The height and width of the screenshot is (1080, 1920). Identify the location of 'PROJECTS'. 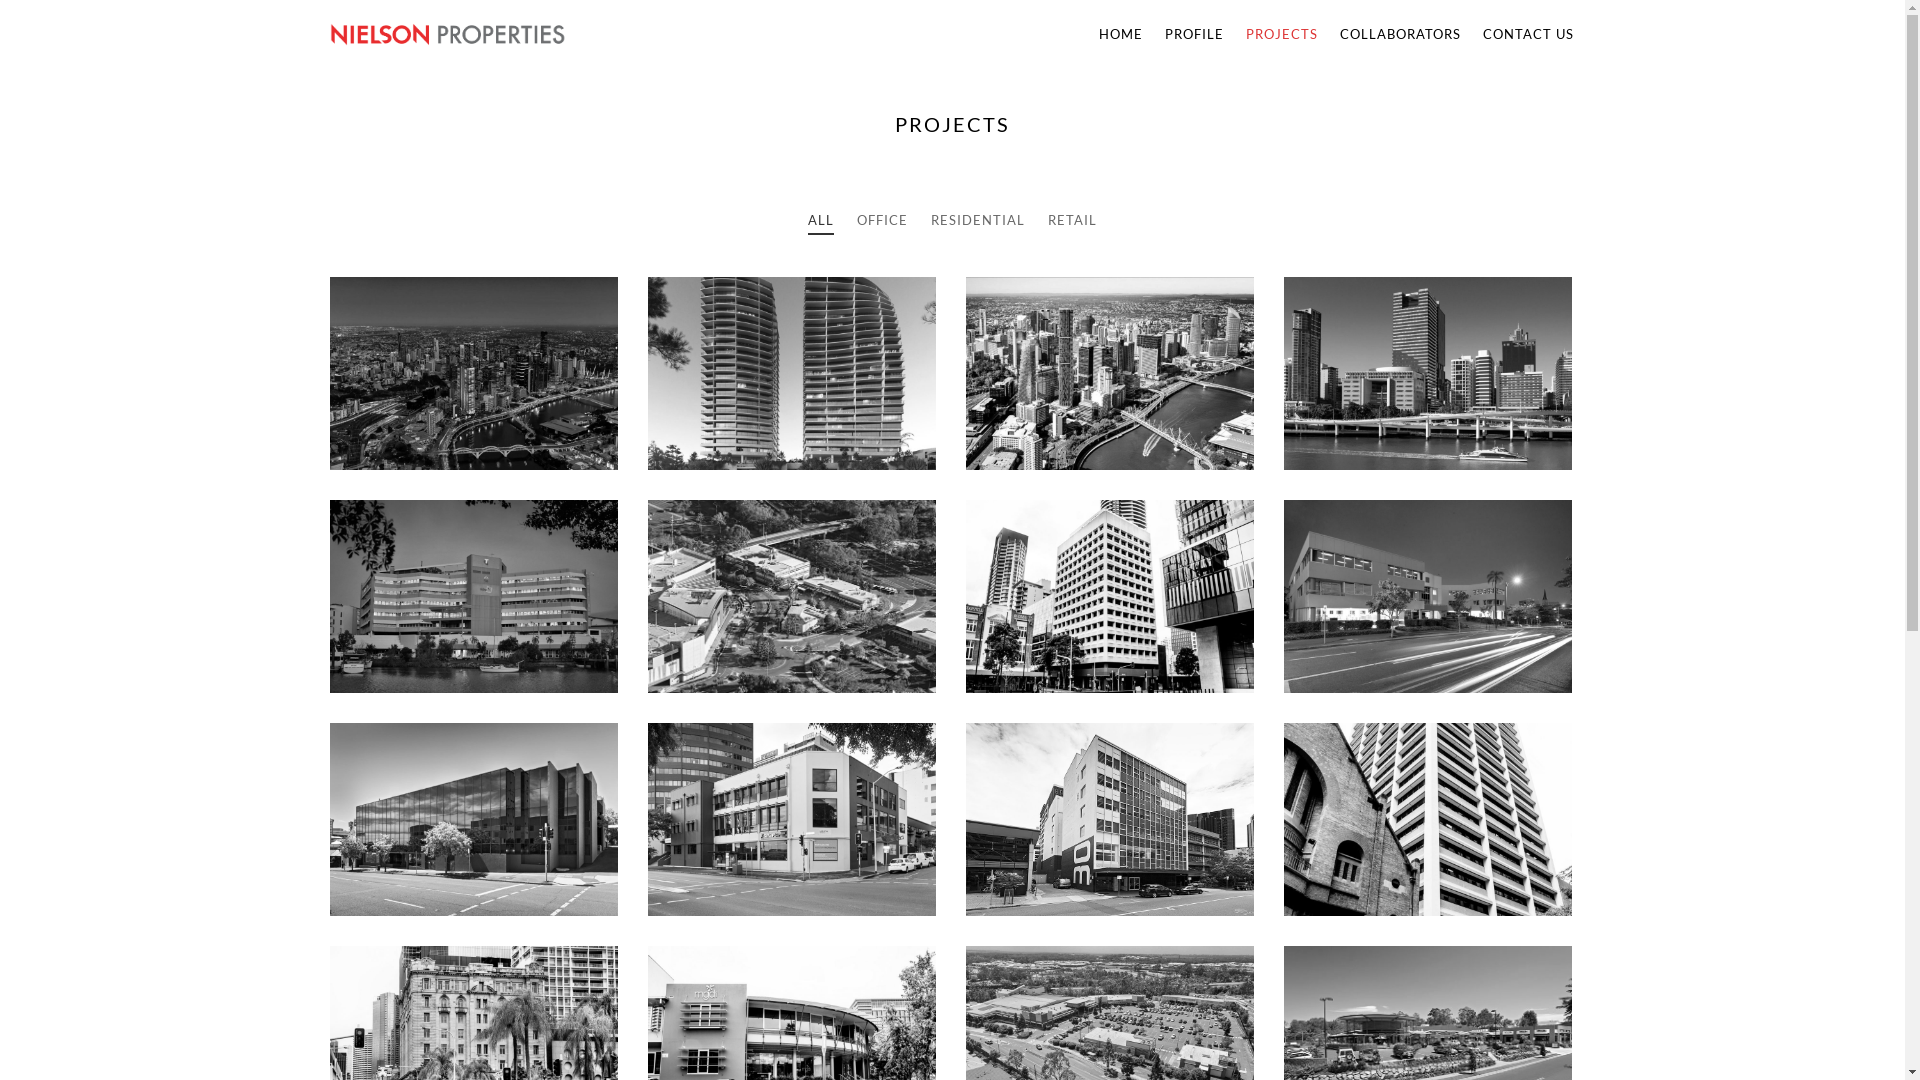
(1281, 34).